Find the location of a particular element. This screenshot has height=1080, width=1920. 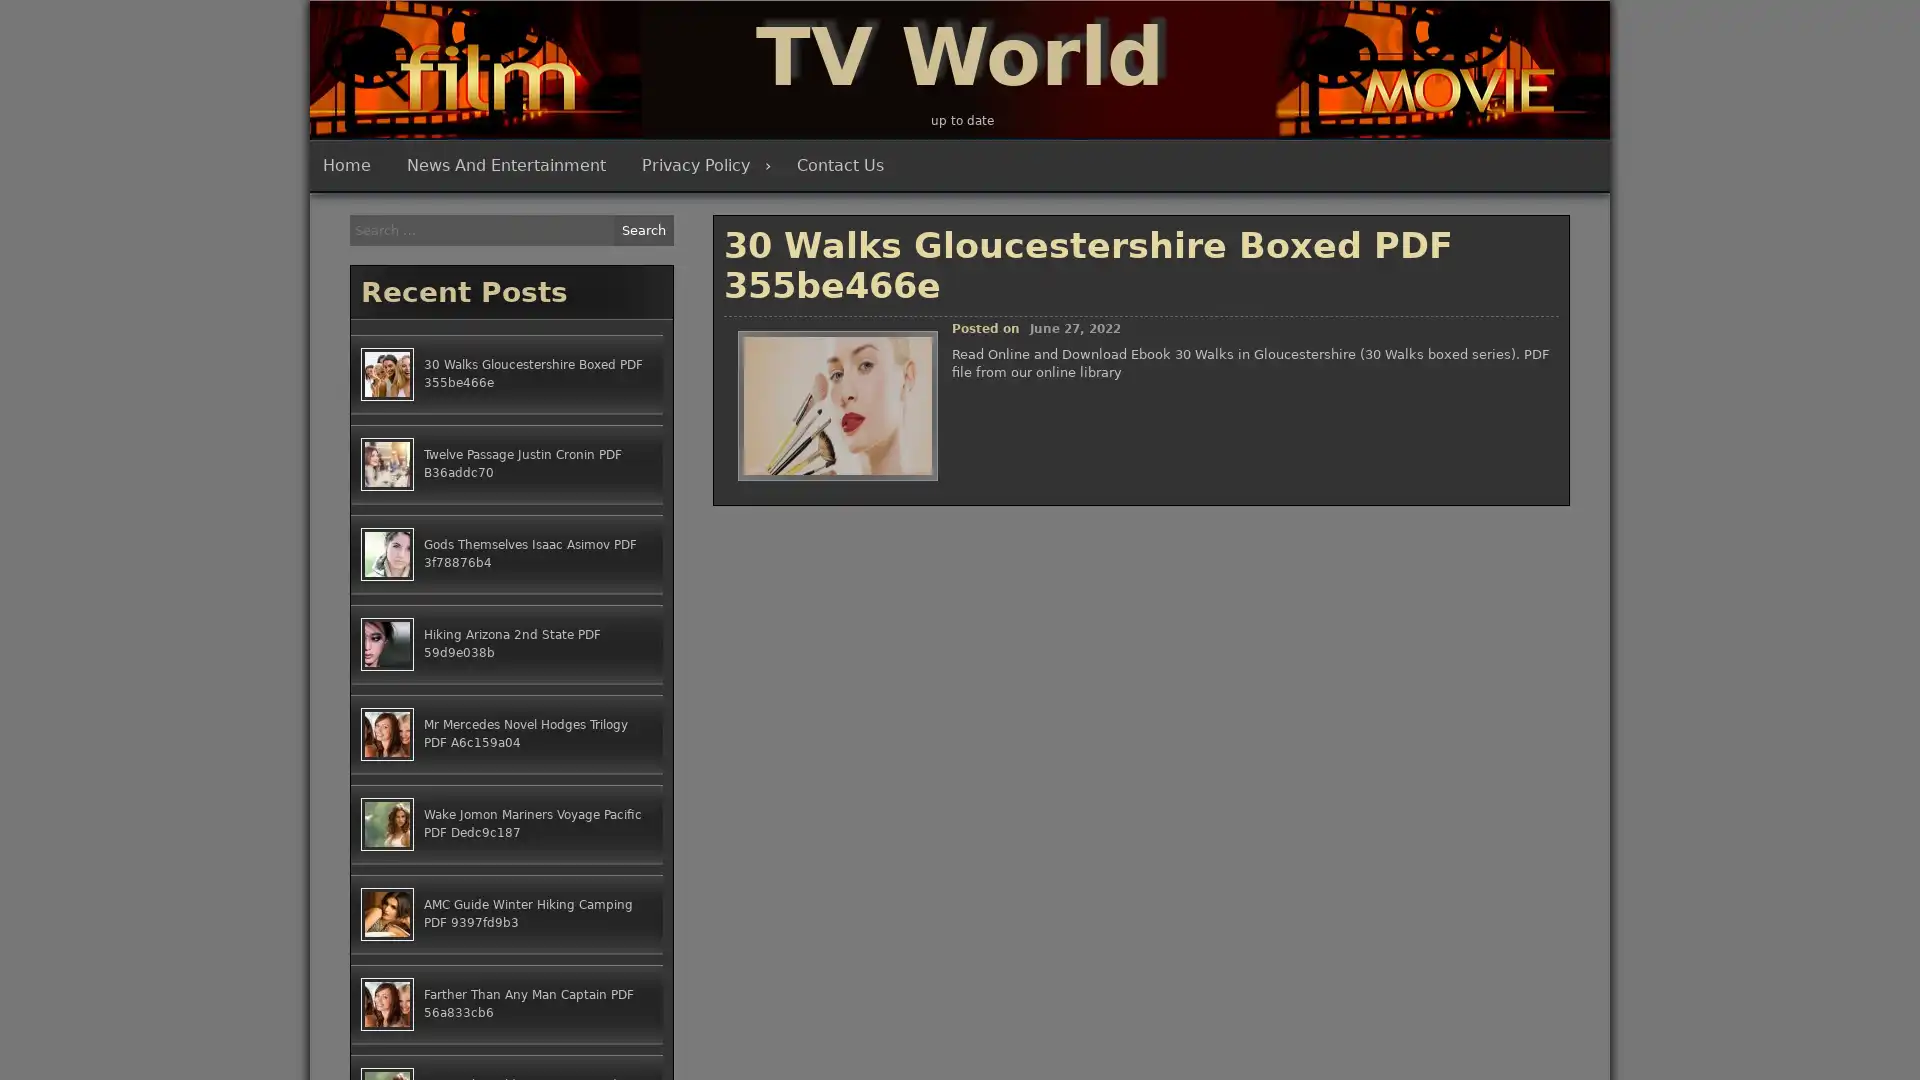

Search is located at coordinates (643, 229).